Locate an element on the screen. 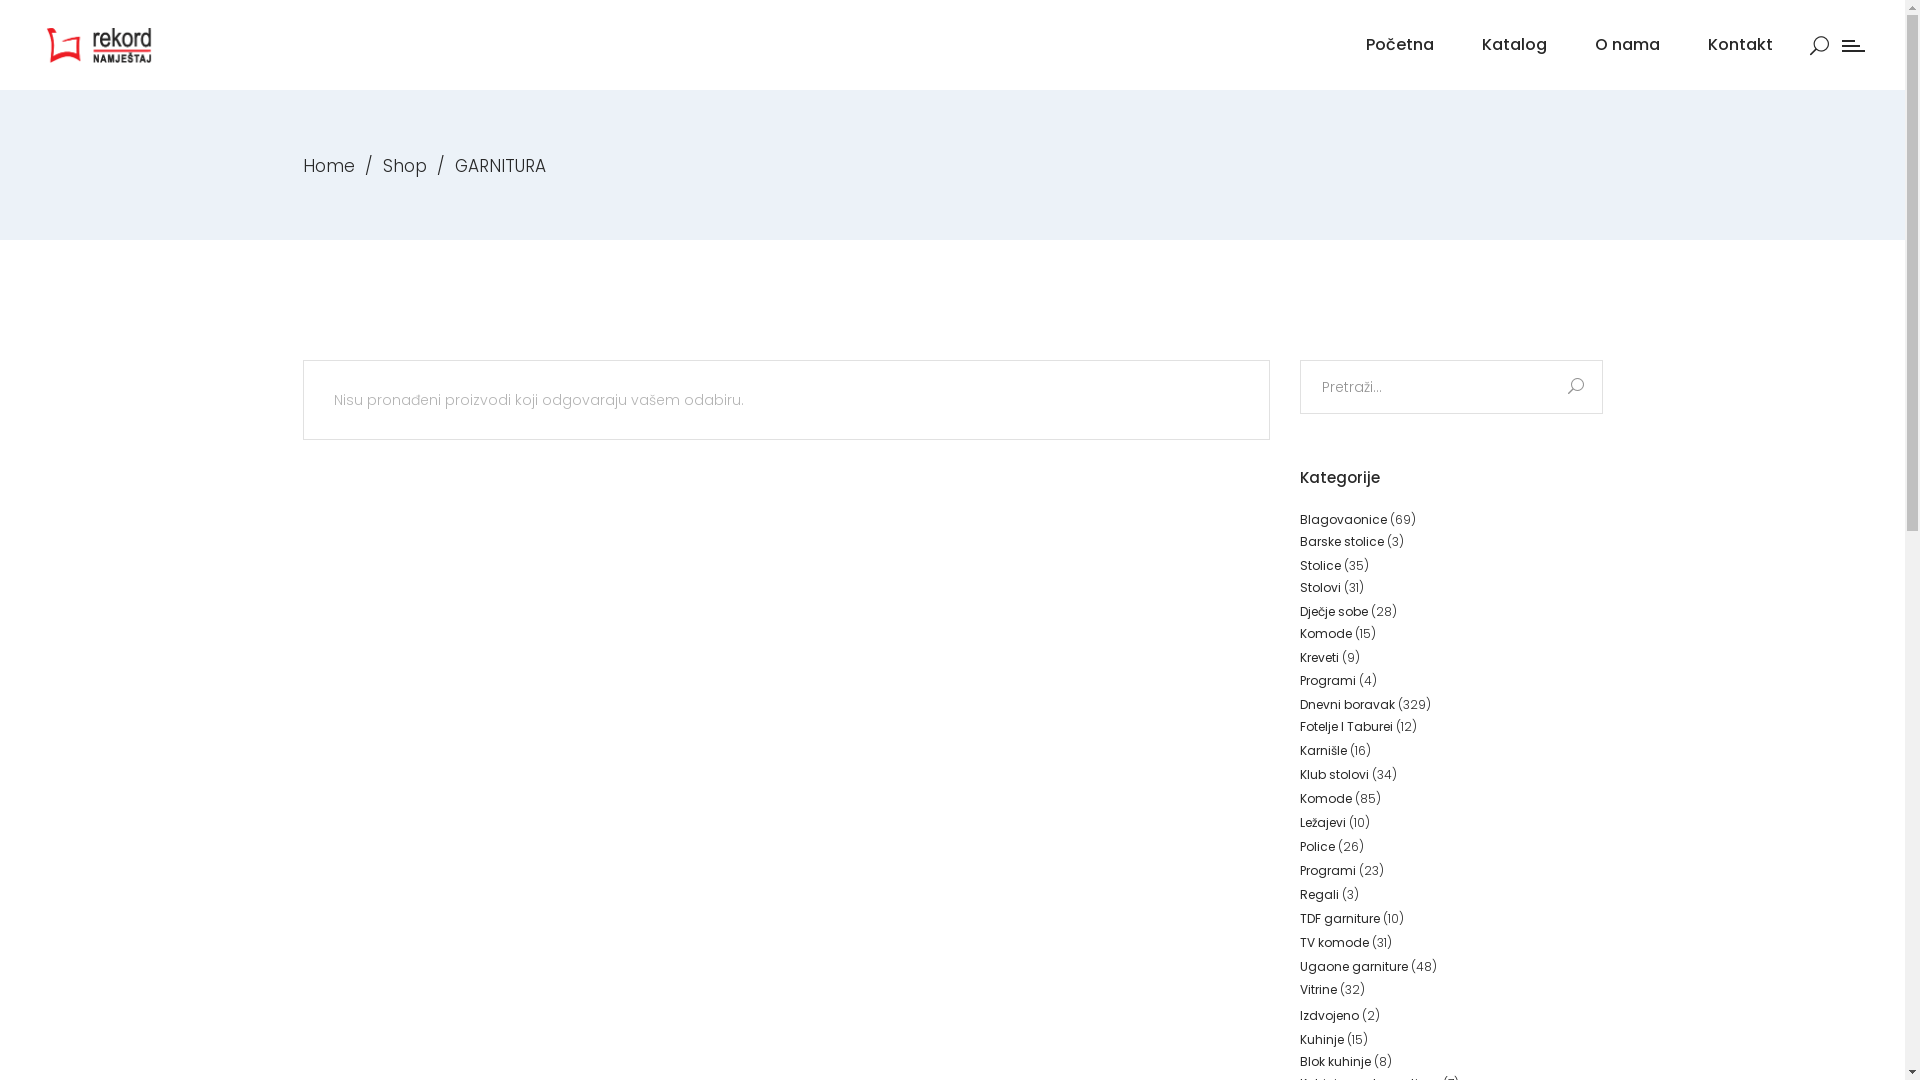  'TDF garniture' is located at coordinates (1339, 918).